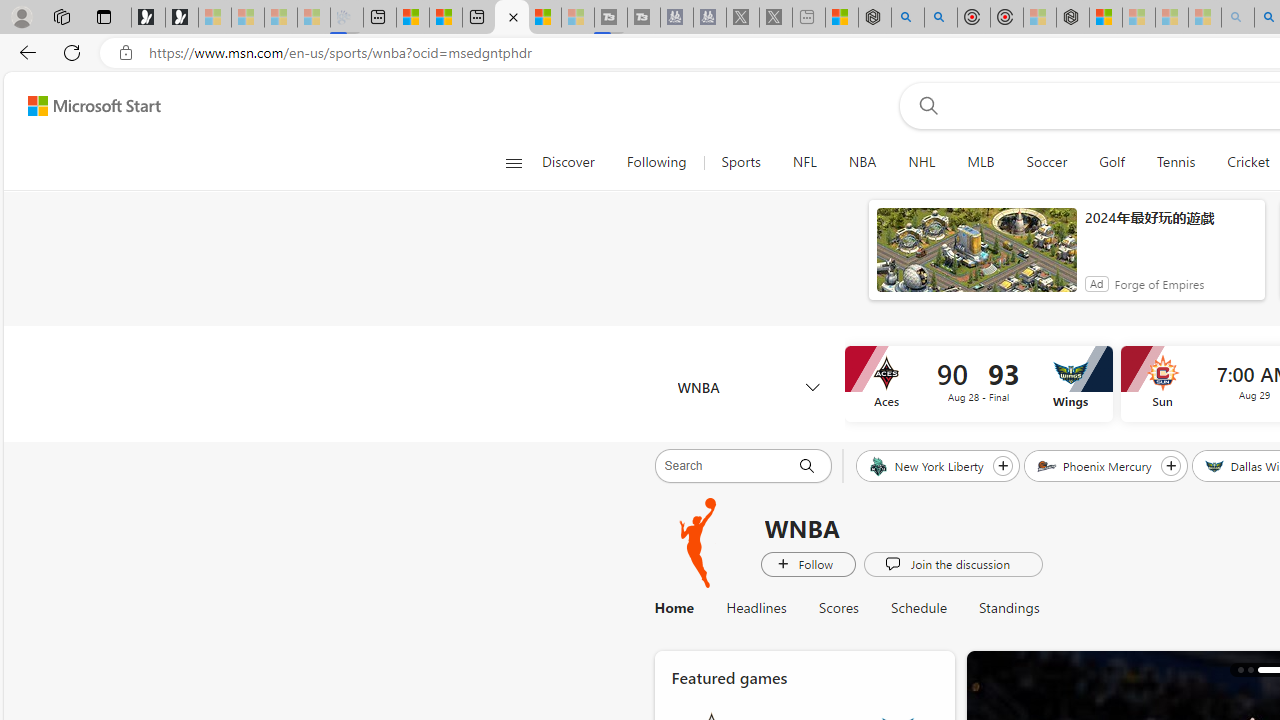  What do you see at coordinates (839, 607) in the screenshot?
I see `'Scores'` at bounding box center [839, 607].